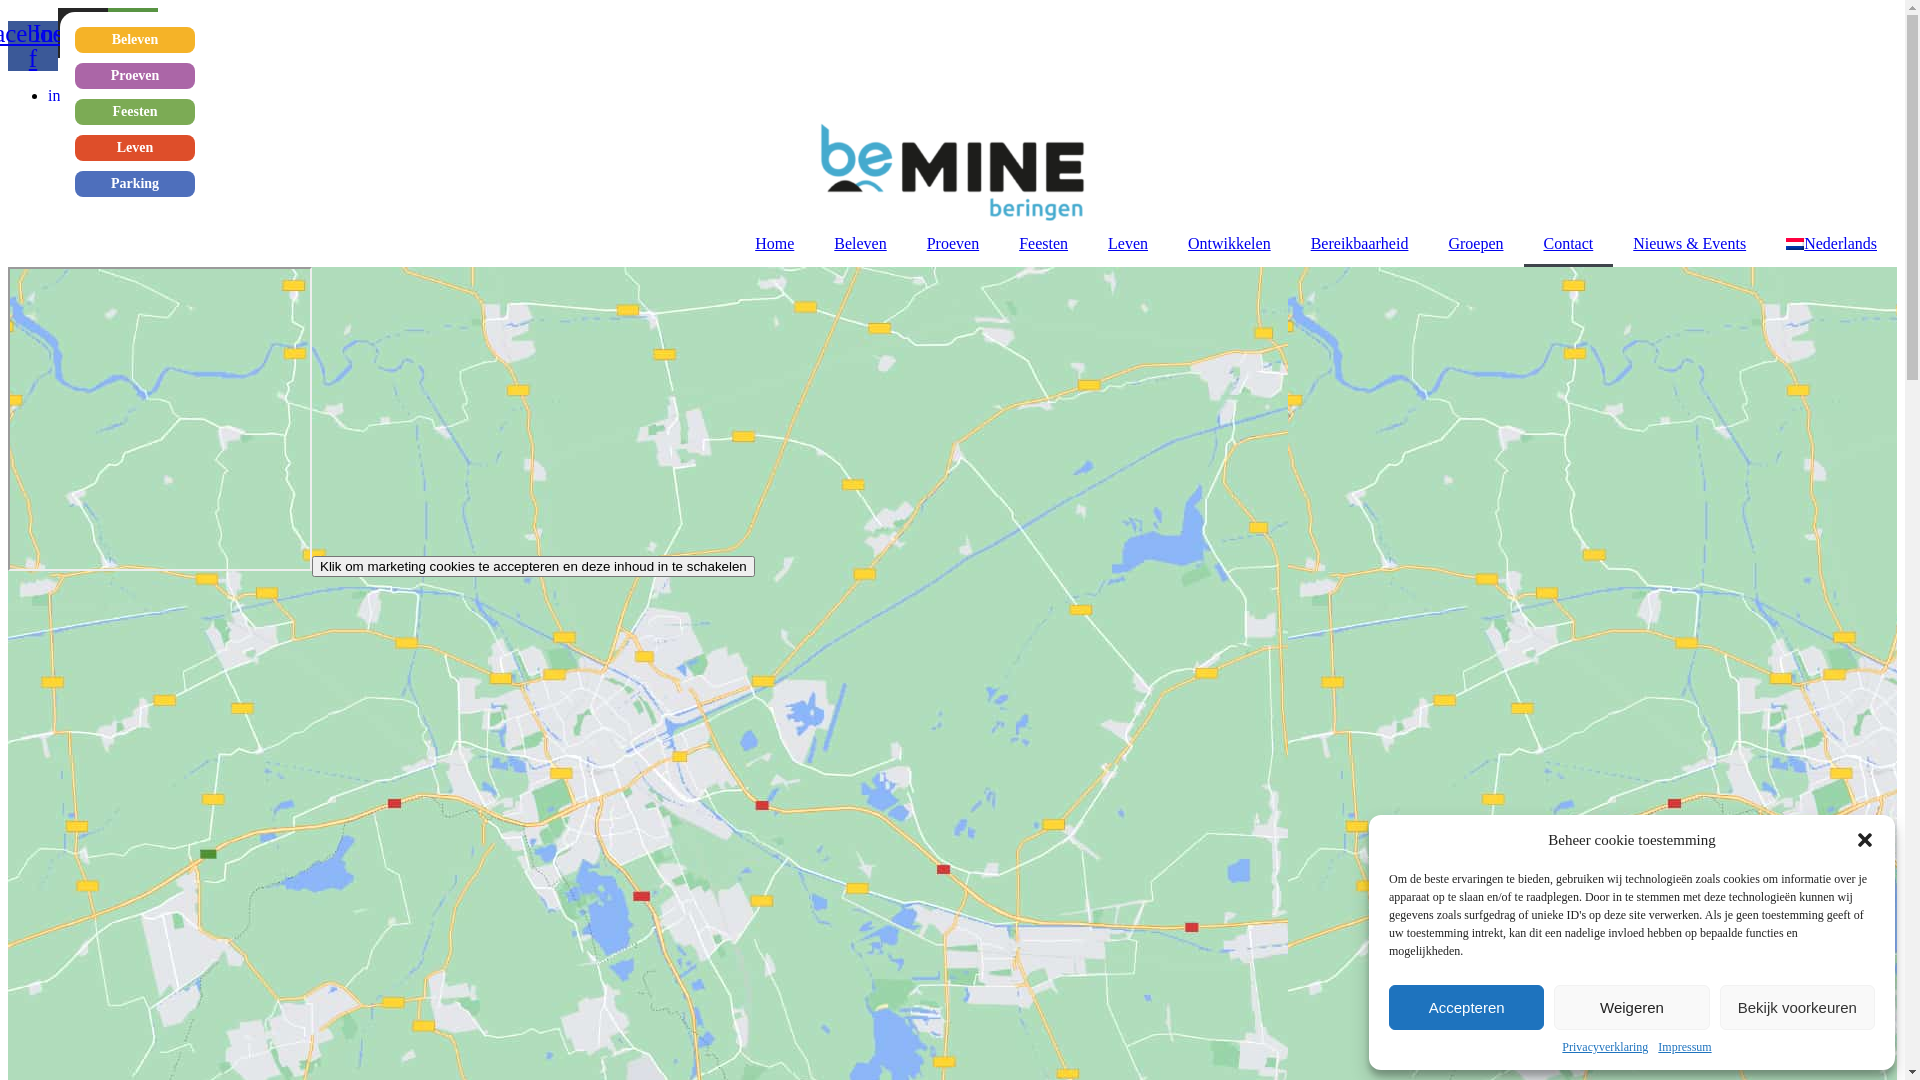 This screenshot has width=1920, height=1080. What do you see at coordinates (1553, 1007) in the screenshot?
I see `'Weigeren'` at bounding box center [1553, 1007].